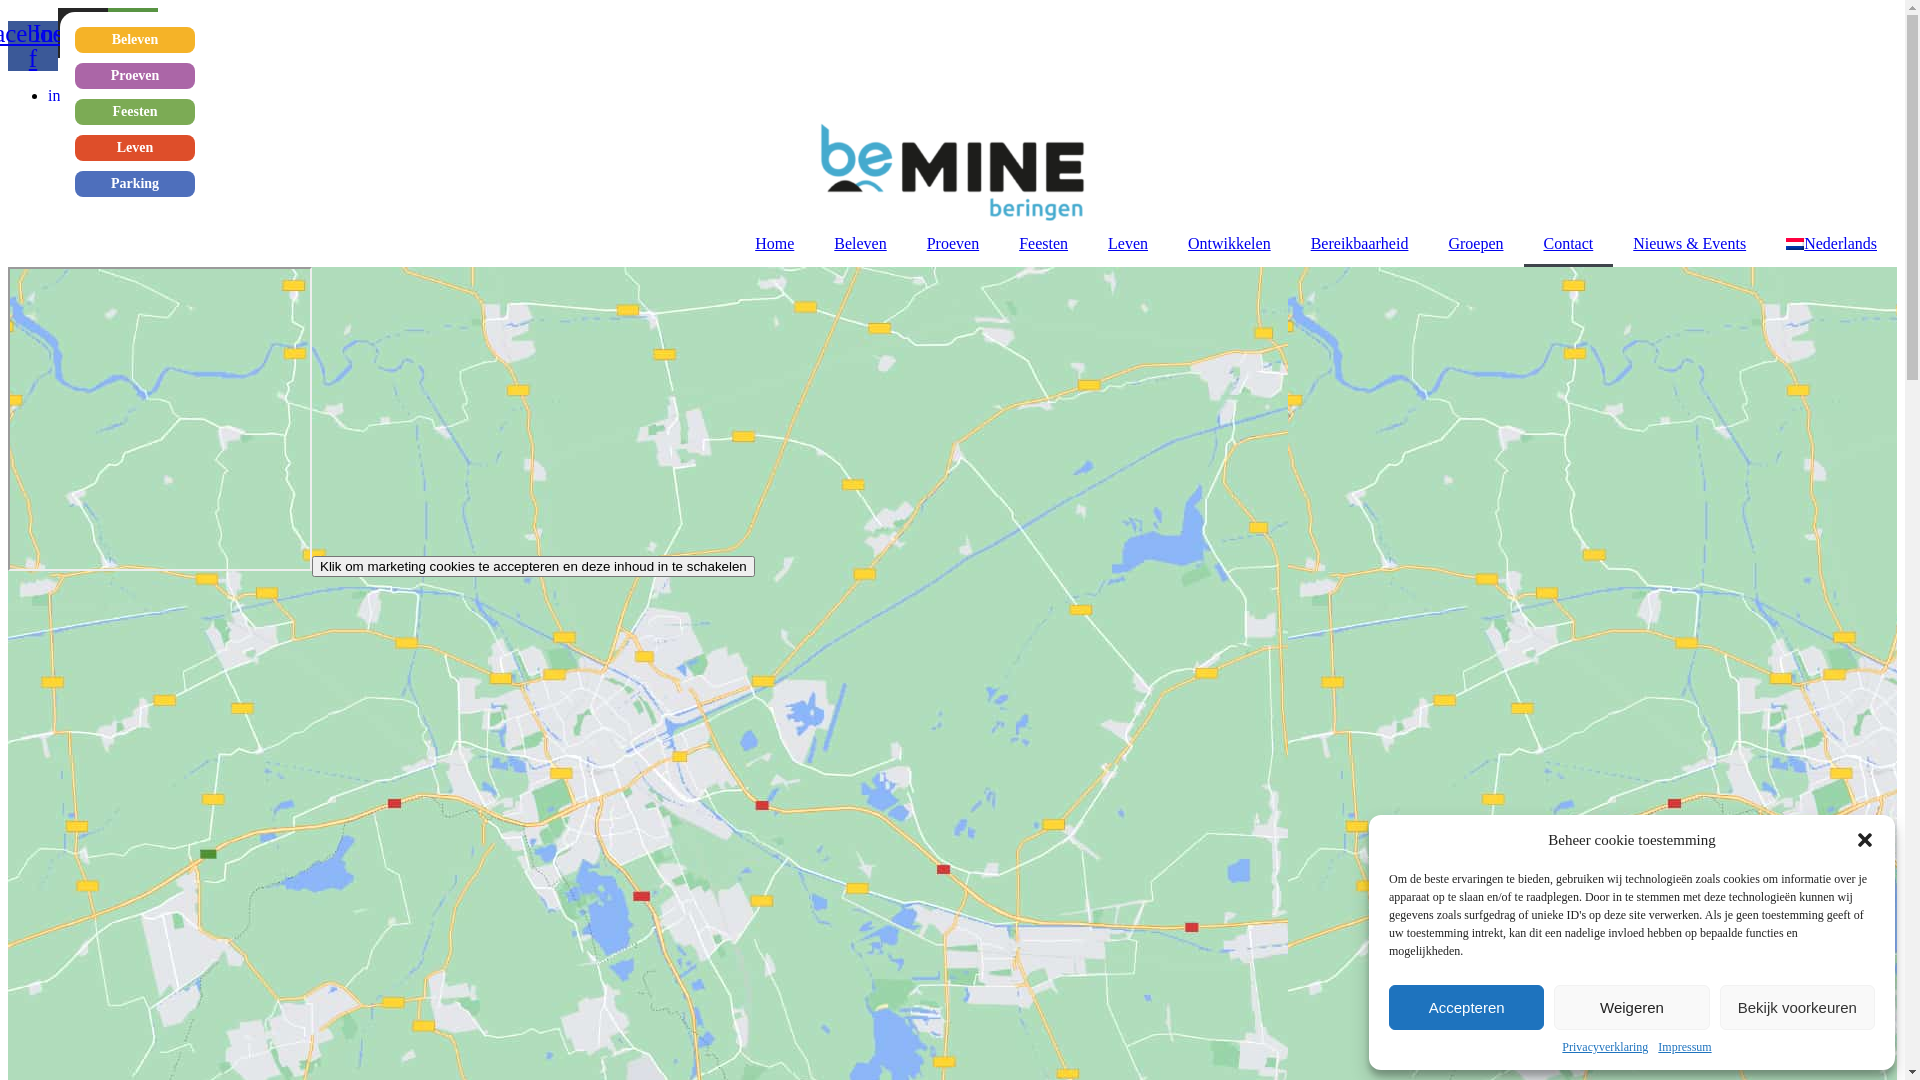 This screenshot has width=1920, height=1080. What do you see at coordinates (1553, 1007) in the screenshot?
I see `'Weigeren'` at bounding box center [1553, 1007].